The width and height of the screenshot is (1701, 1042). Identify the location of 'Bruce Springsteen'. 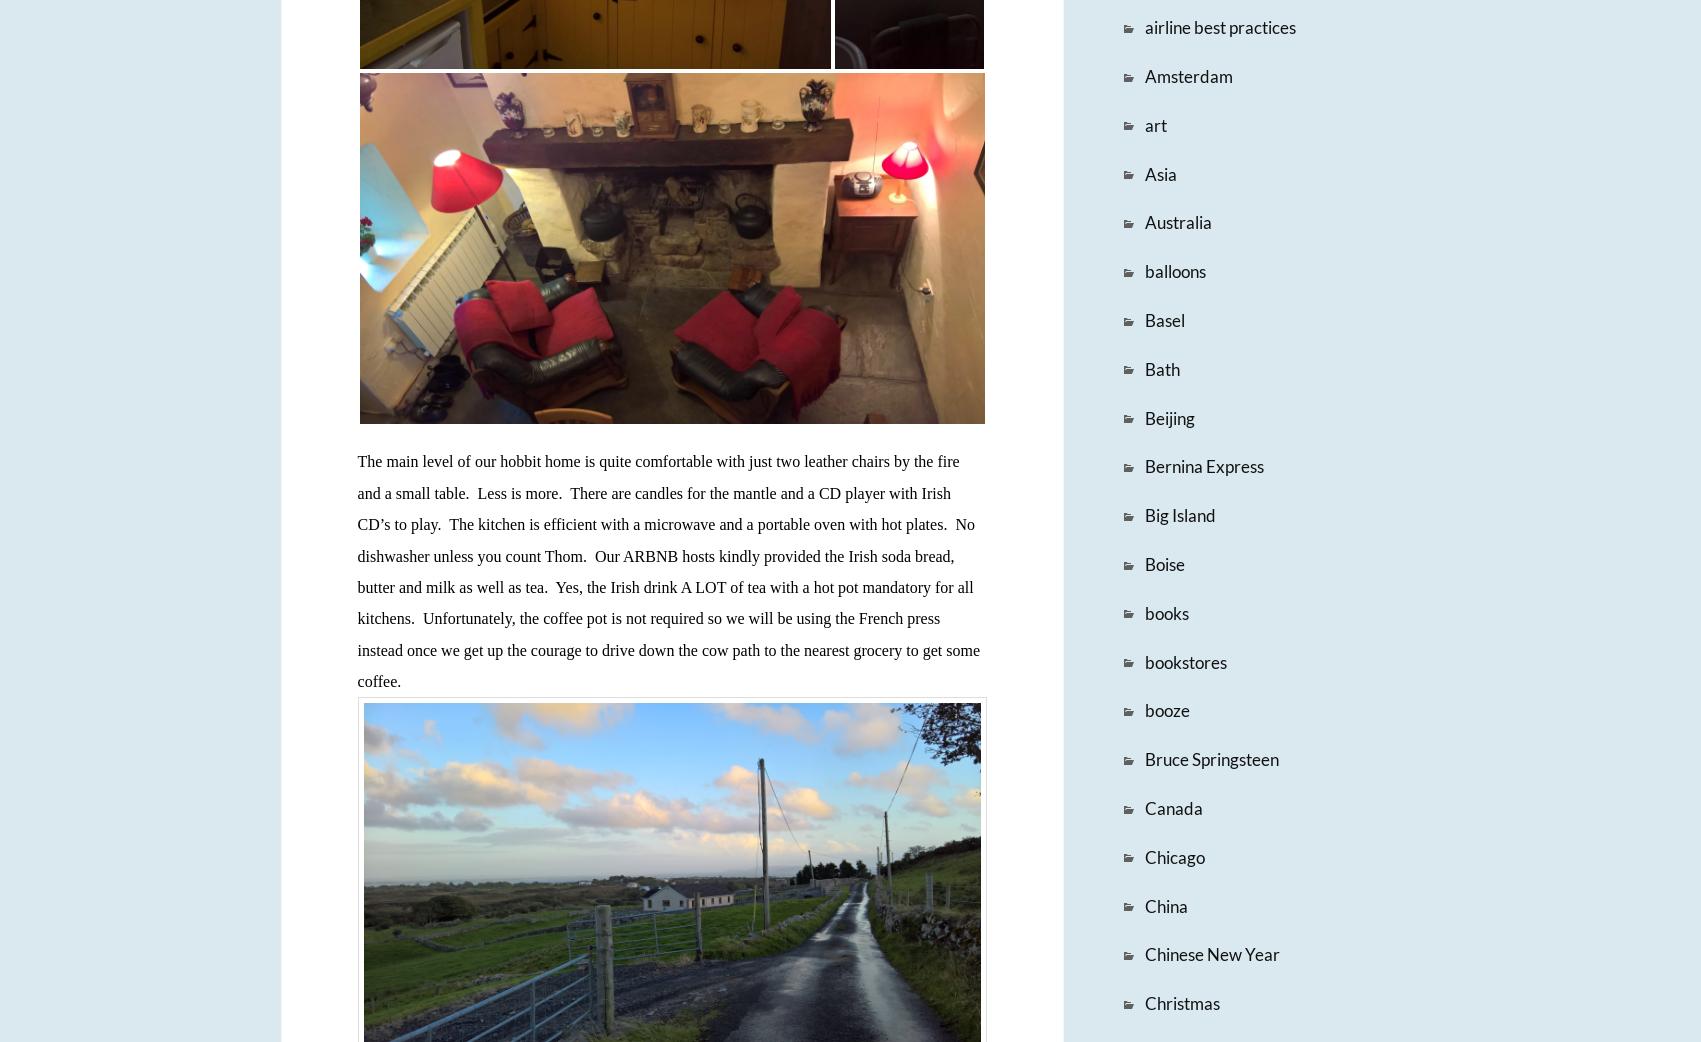
(1209, 758).